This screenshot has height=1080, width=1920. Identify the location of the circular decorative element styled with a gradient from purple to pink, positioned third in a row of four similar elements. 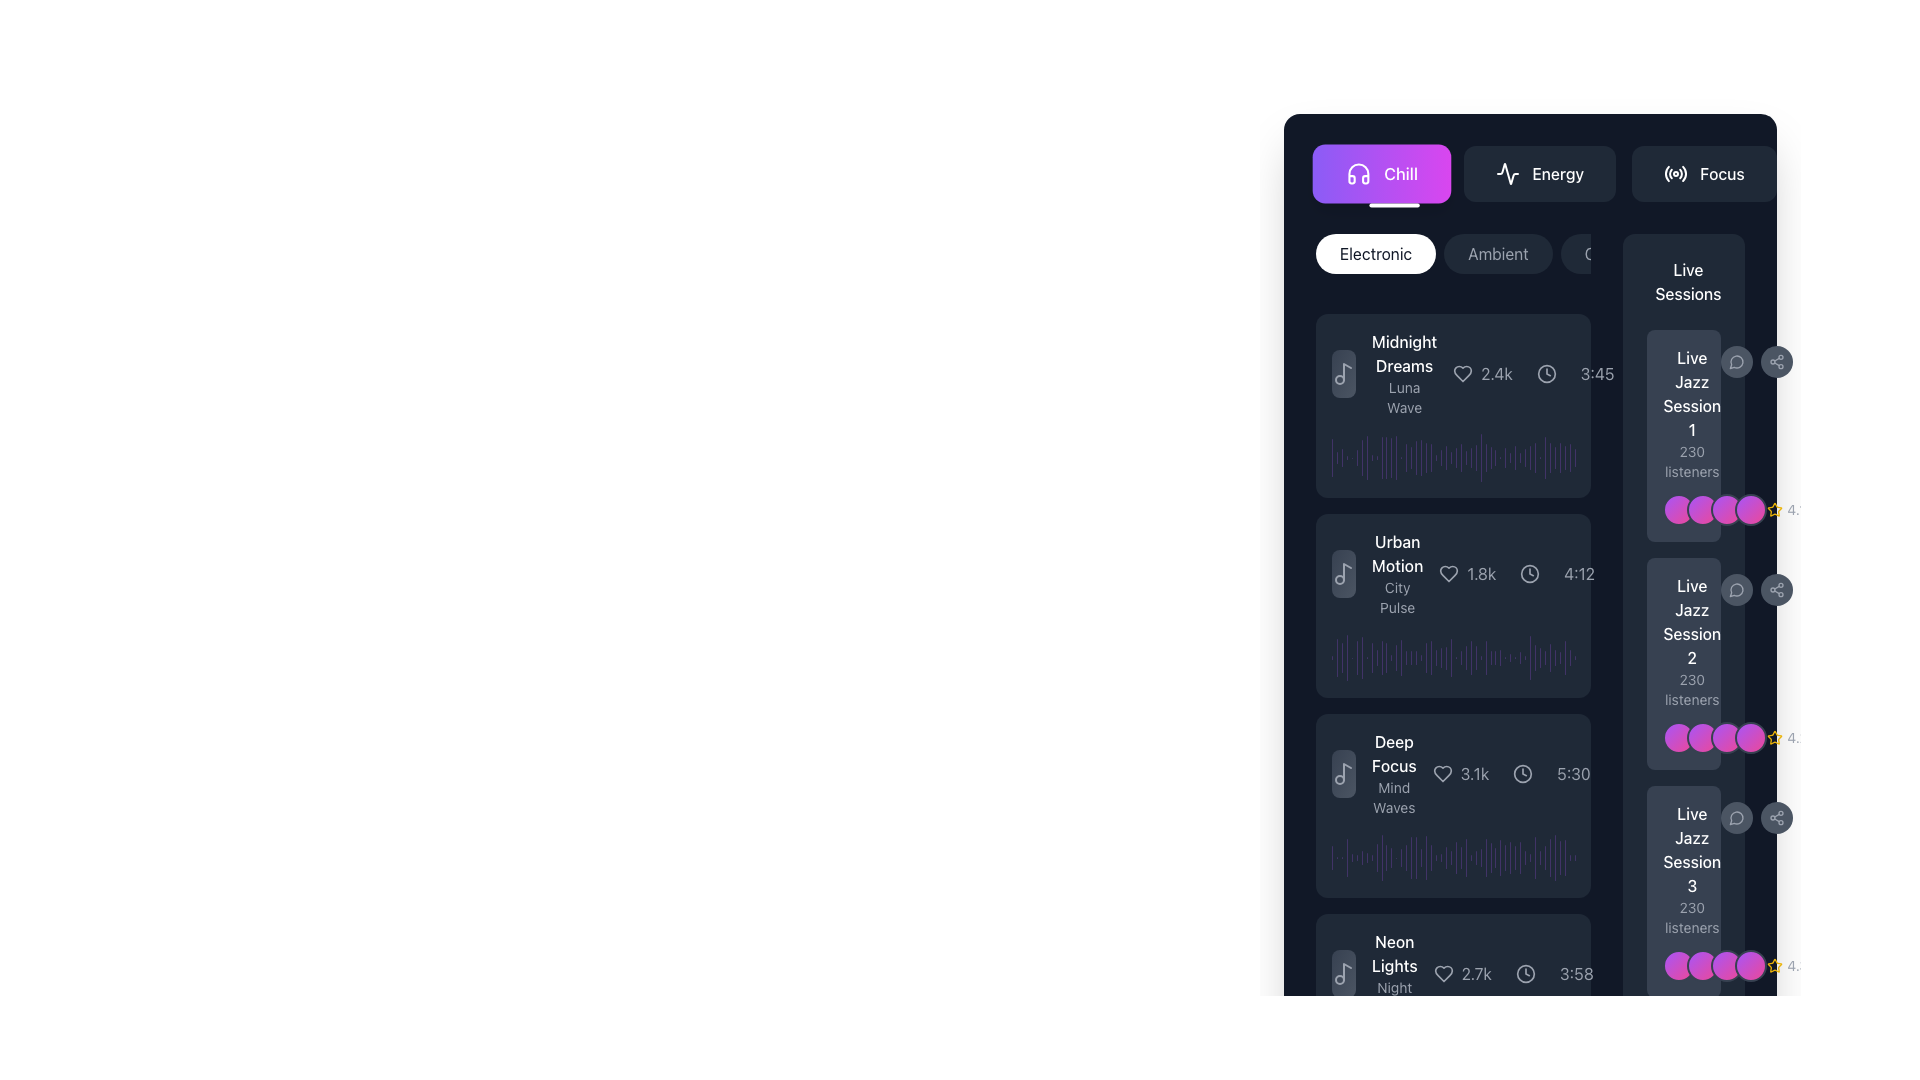
(1726, 964).